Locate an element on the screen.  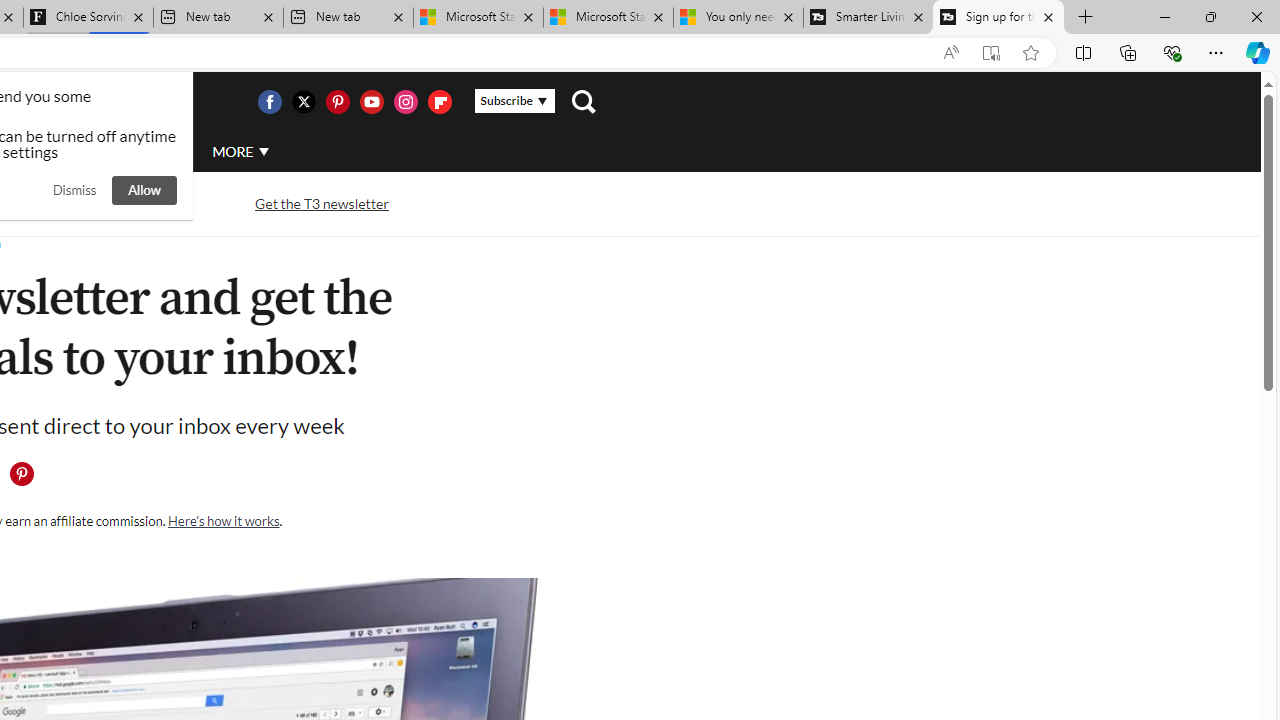
'Visit us on Twitter' is located at coordinates (302, 101).